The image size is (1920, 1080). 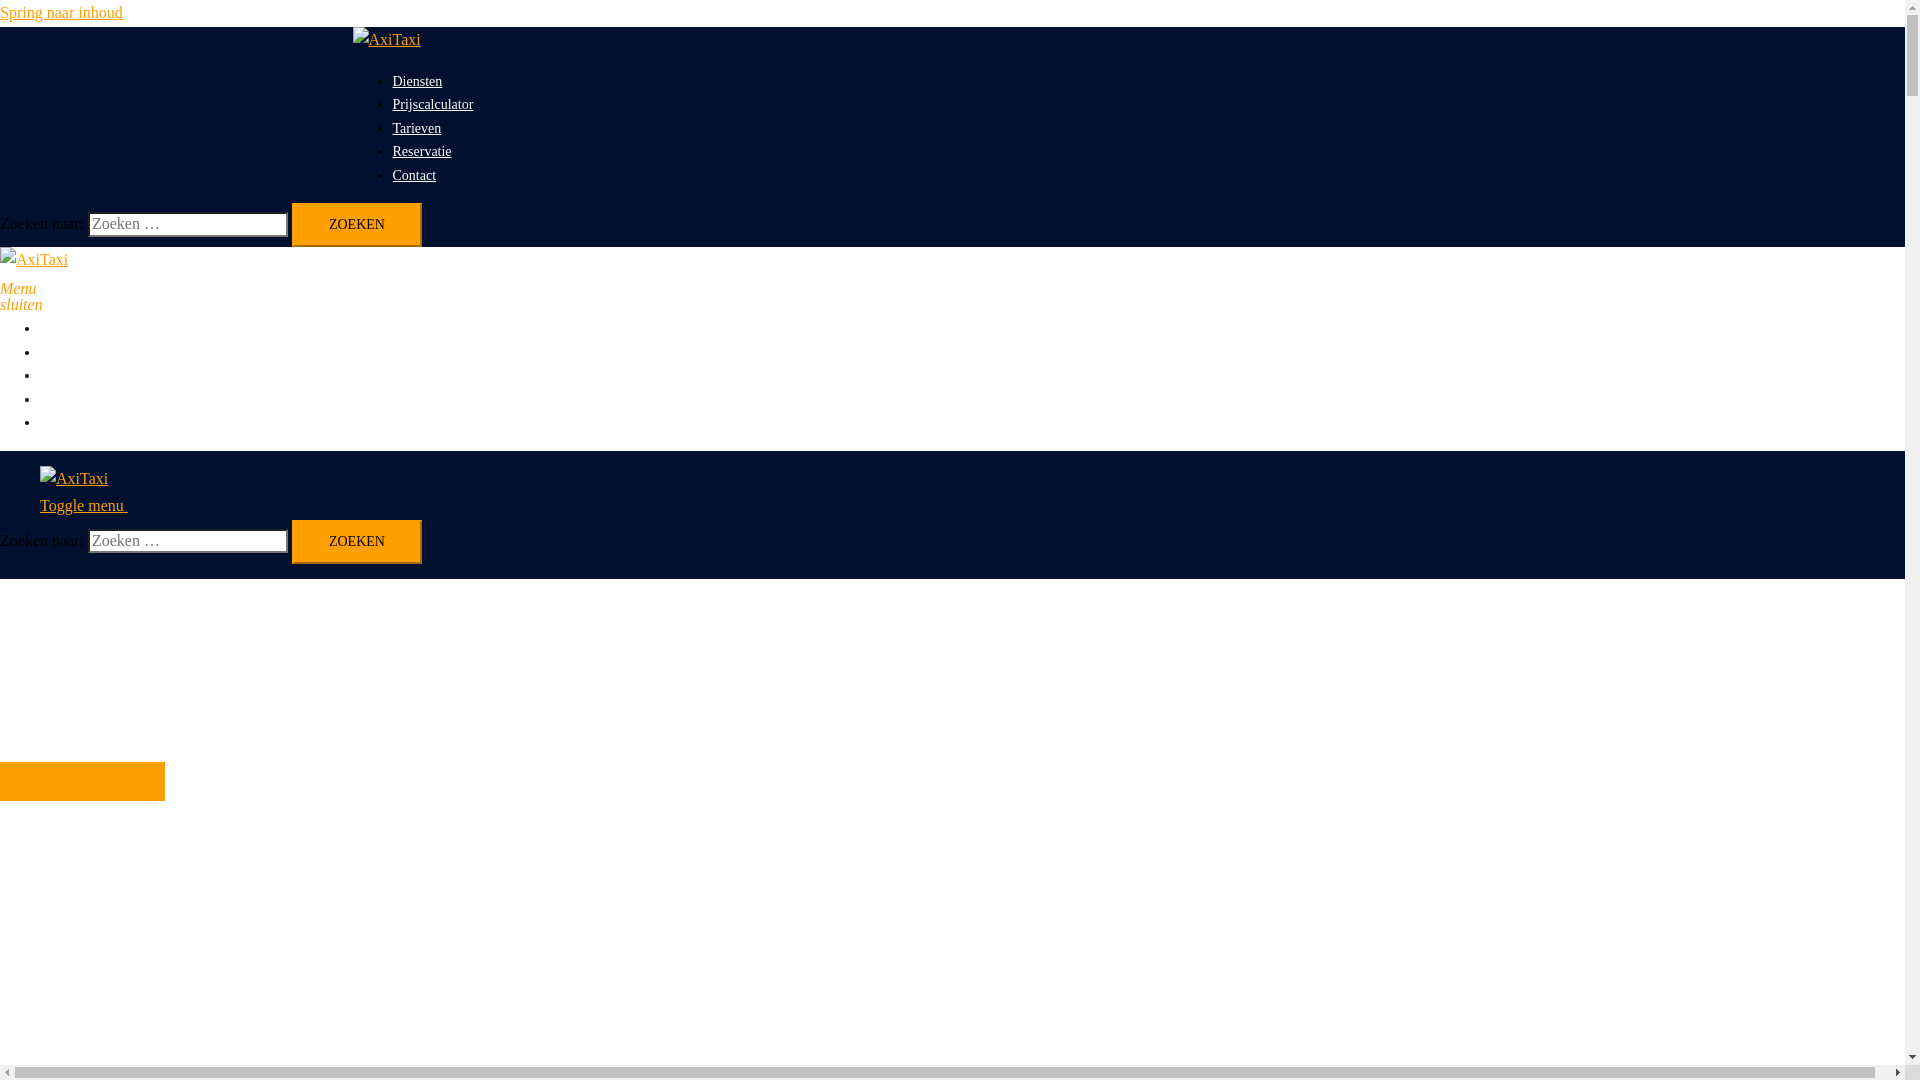 What do you see at coordinates (69, 399) in the screenshot?
I see `'Reservatie'` at bounding box center [69, 399].